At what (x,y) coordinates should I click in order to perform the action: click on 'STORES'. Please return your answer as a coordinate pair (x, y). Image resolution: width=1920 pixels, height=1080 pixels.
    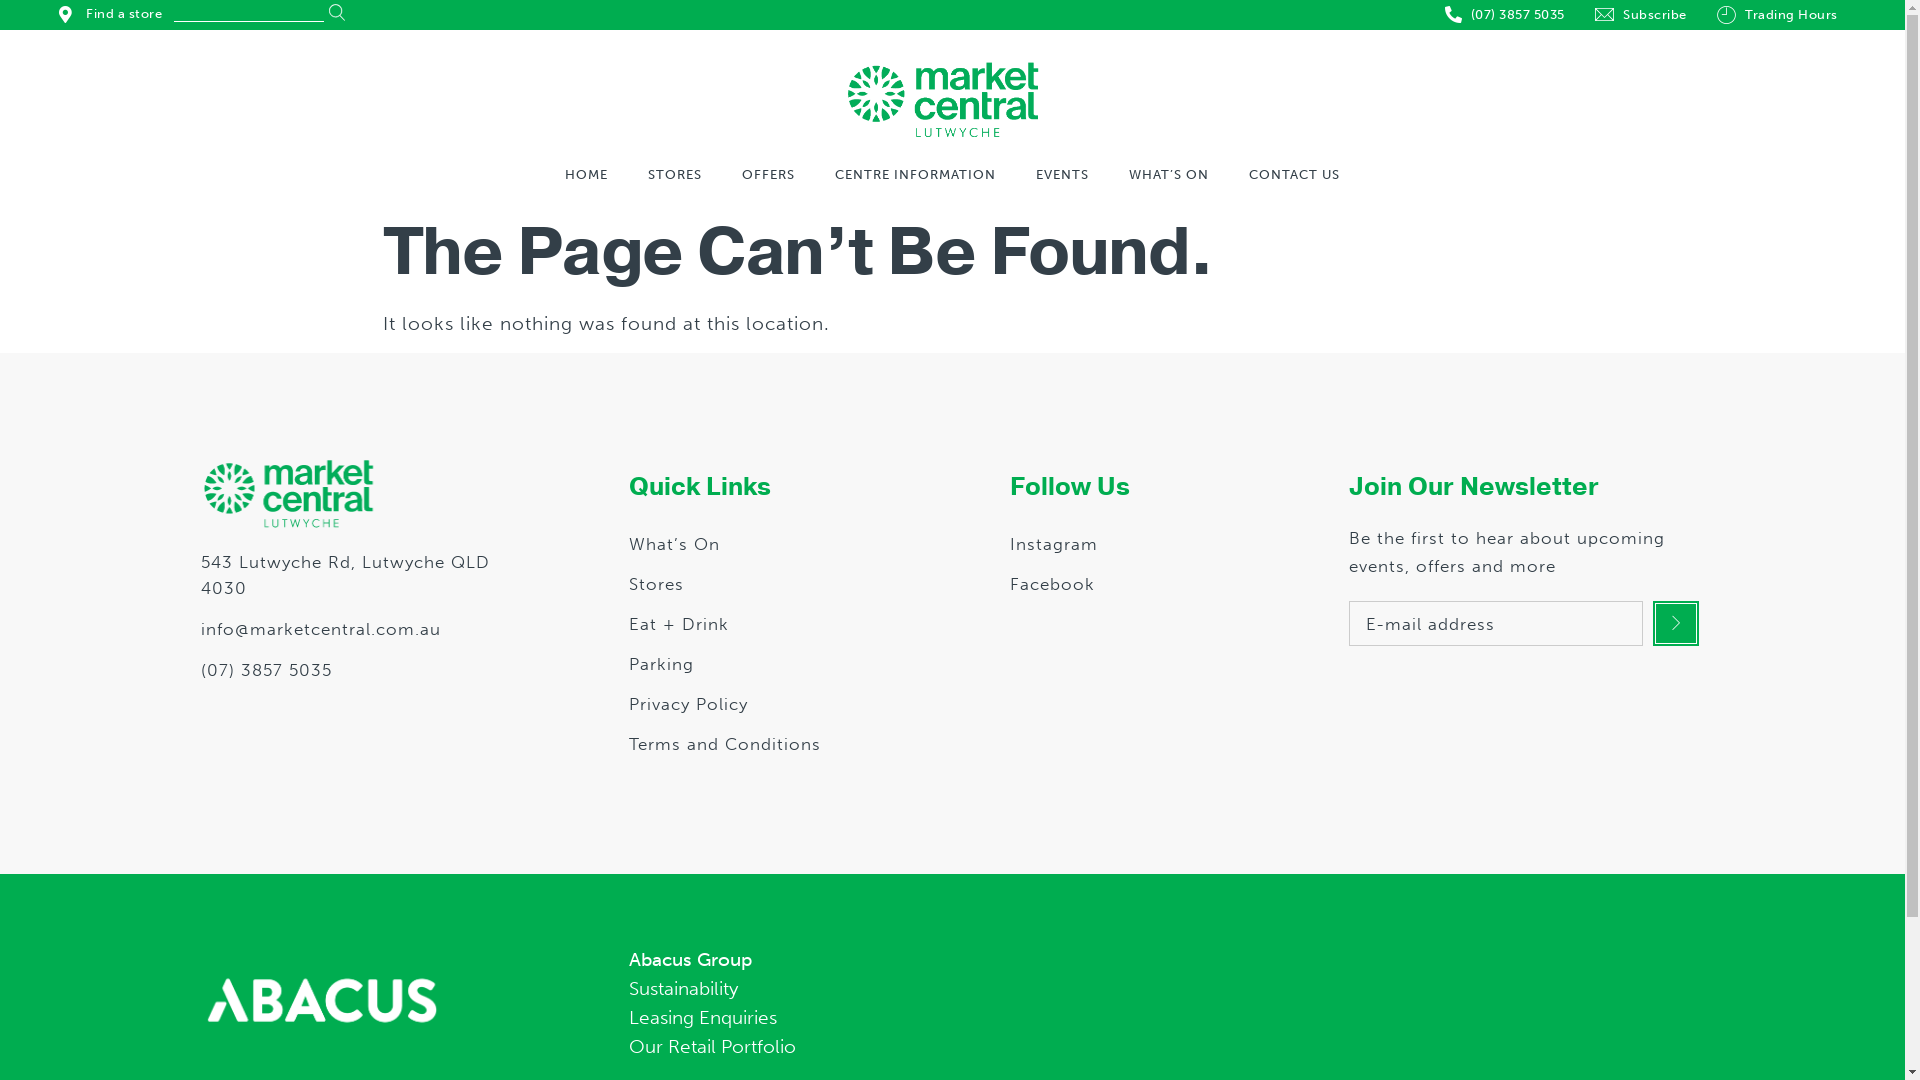
    Looking at the image, I should click on (675, 173).